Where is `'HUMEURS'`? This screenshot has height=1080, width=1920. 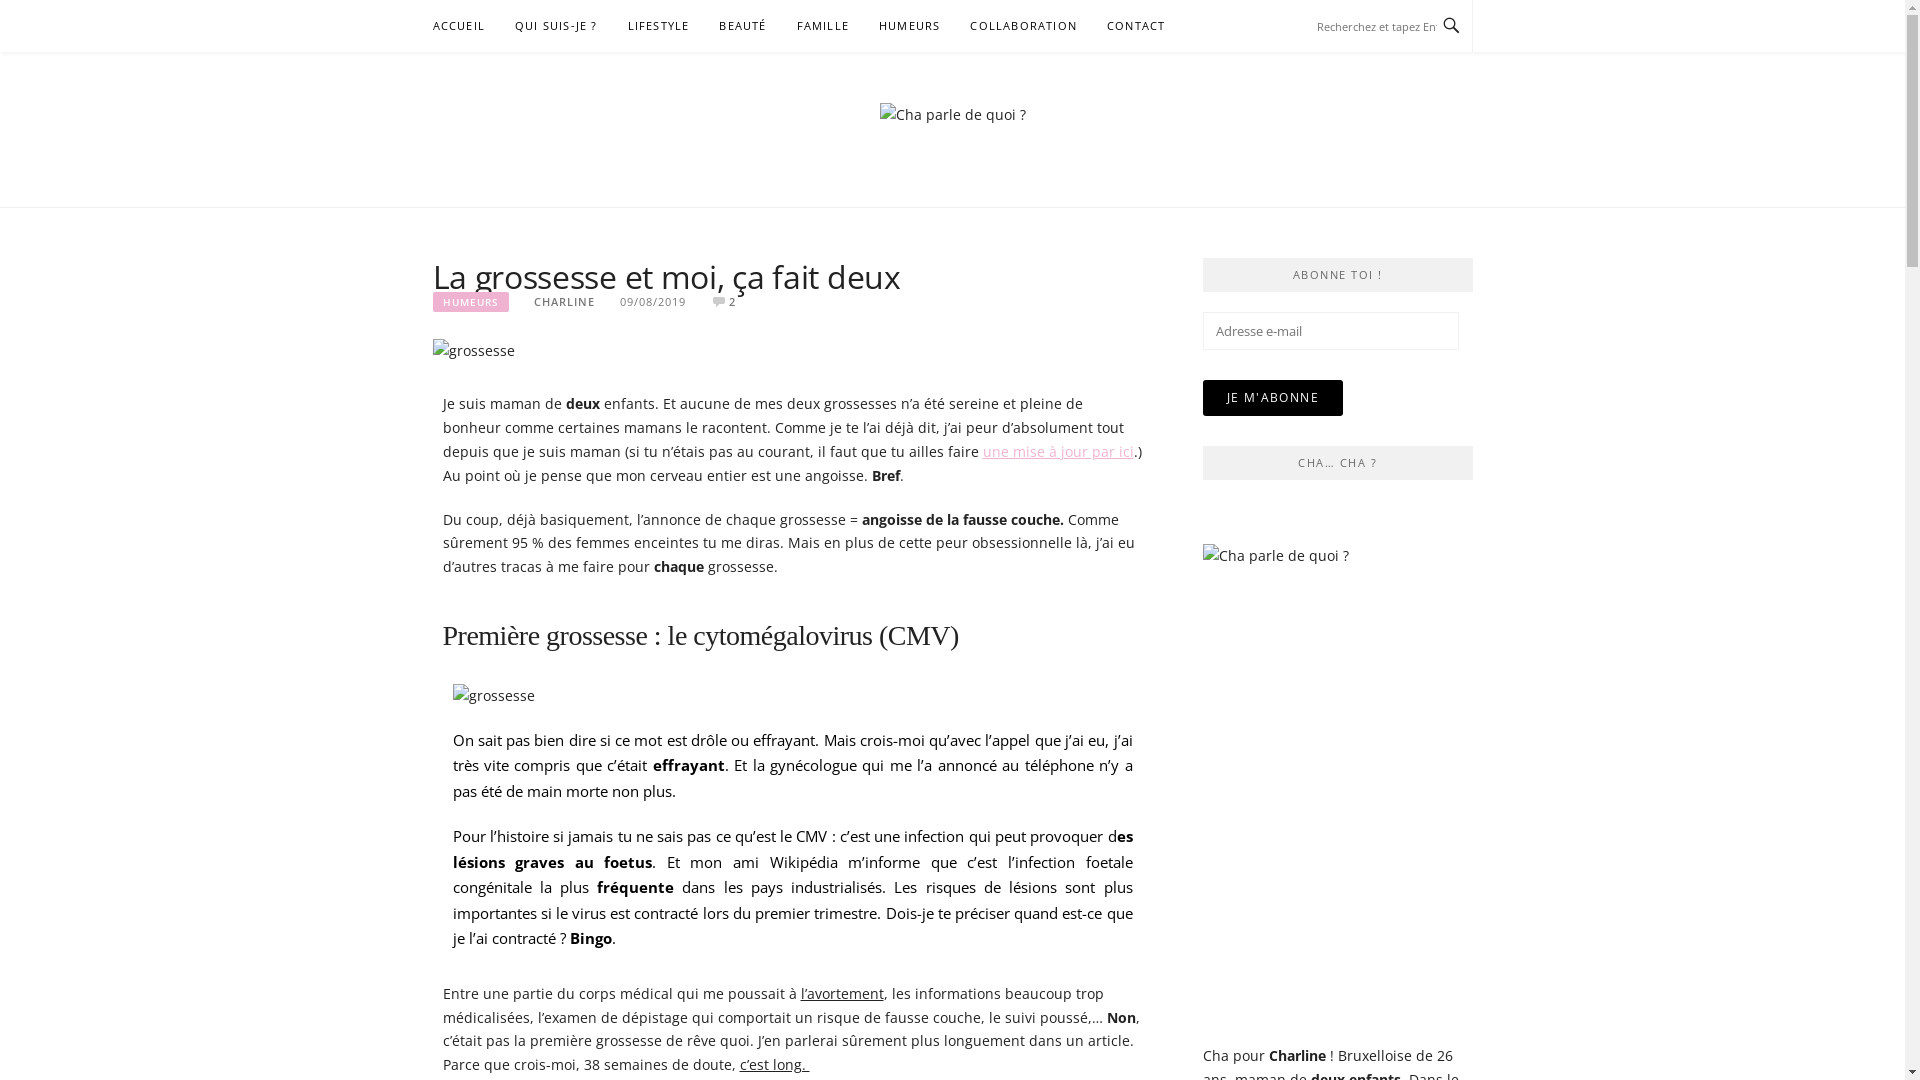
'HUMEURS' is located at coordinates (908, 26).